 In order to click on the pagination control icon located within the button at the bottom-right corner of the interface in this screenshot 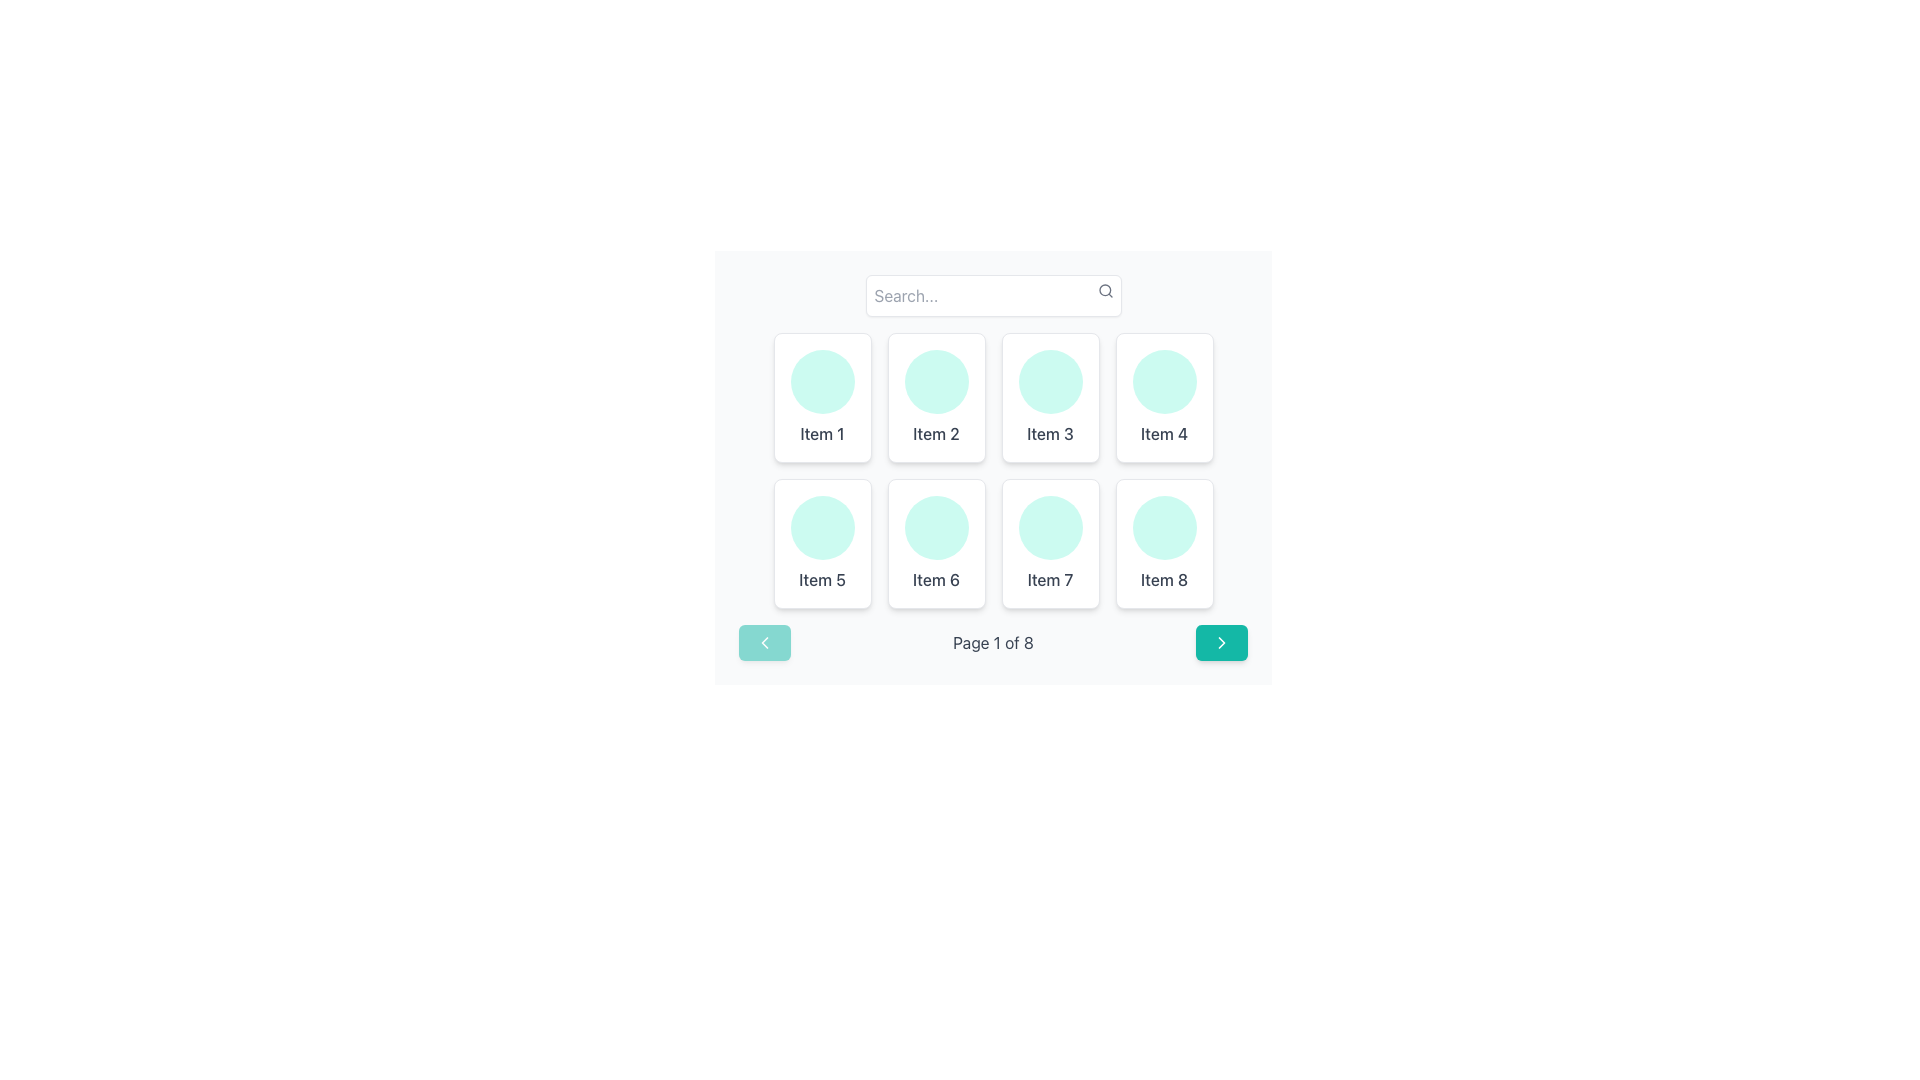, I will do `click(1221, 643)`.